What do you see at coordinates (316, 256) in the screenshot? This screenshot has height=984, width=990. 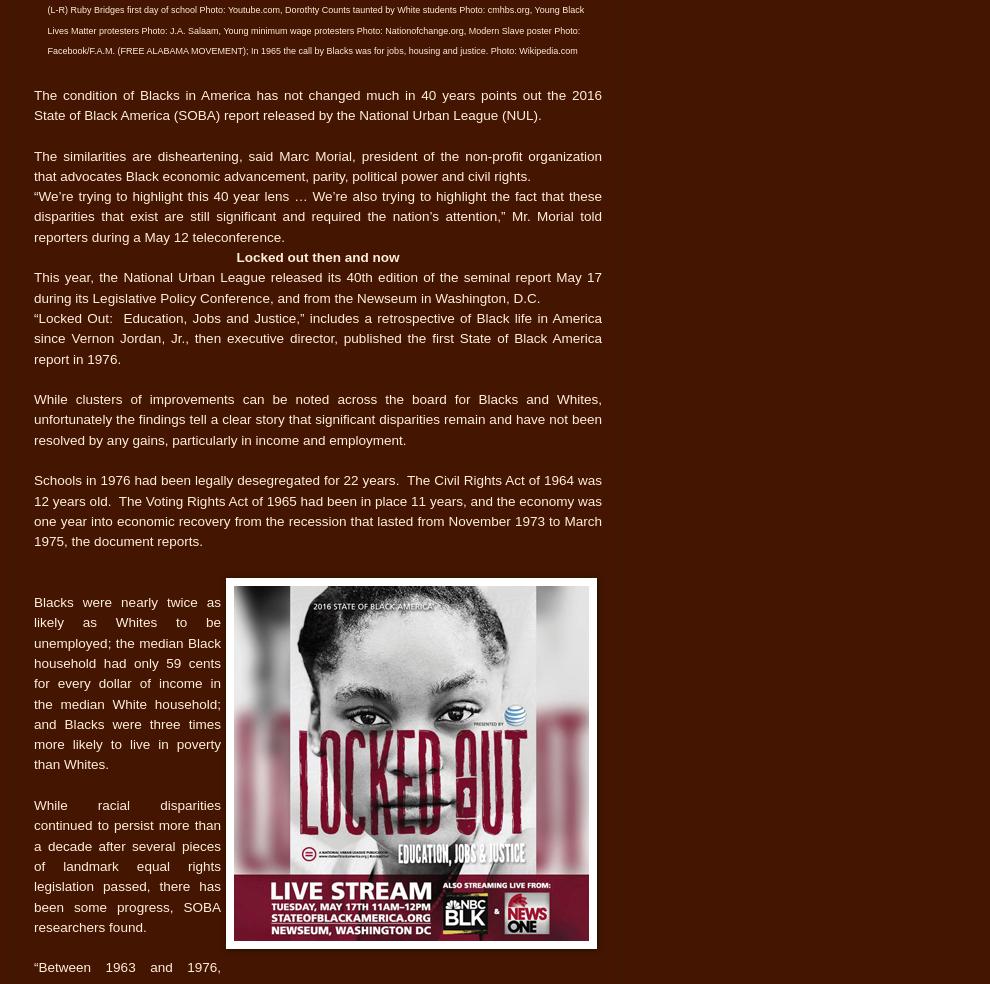 I see `'Locked out then and now'` at bounding box center [316, 256].